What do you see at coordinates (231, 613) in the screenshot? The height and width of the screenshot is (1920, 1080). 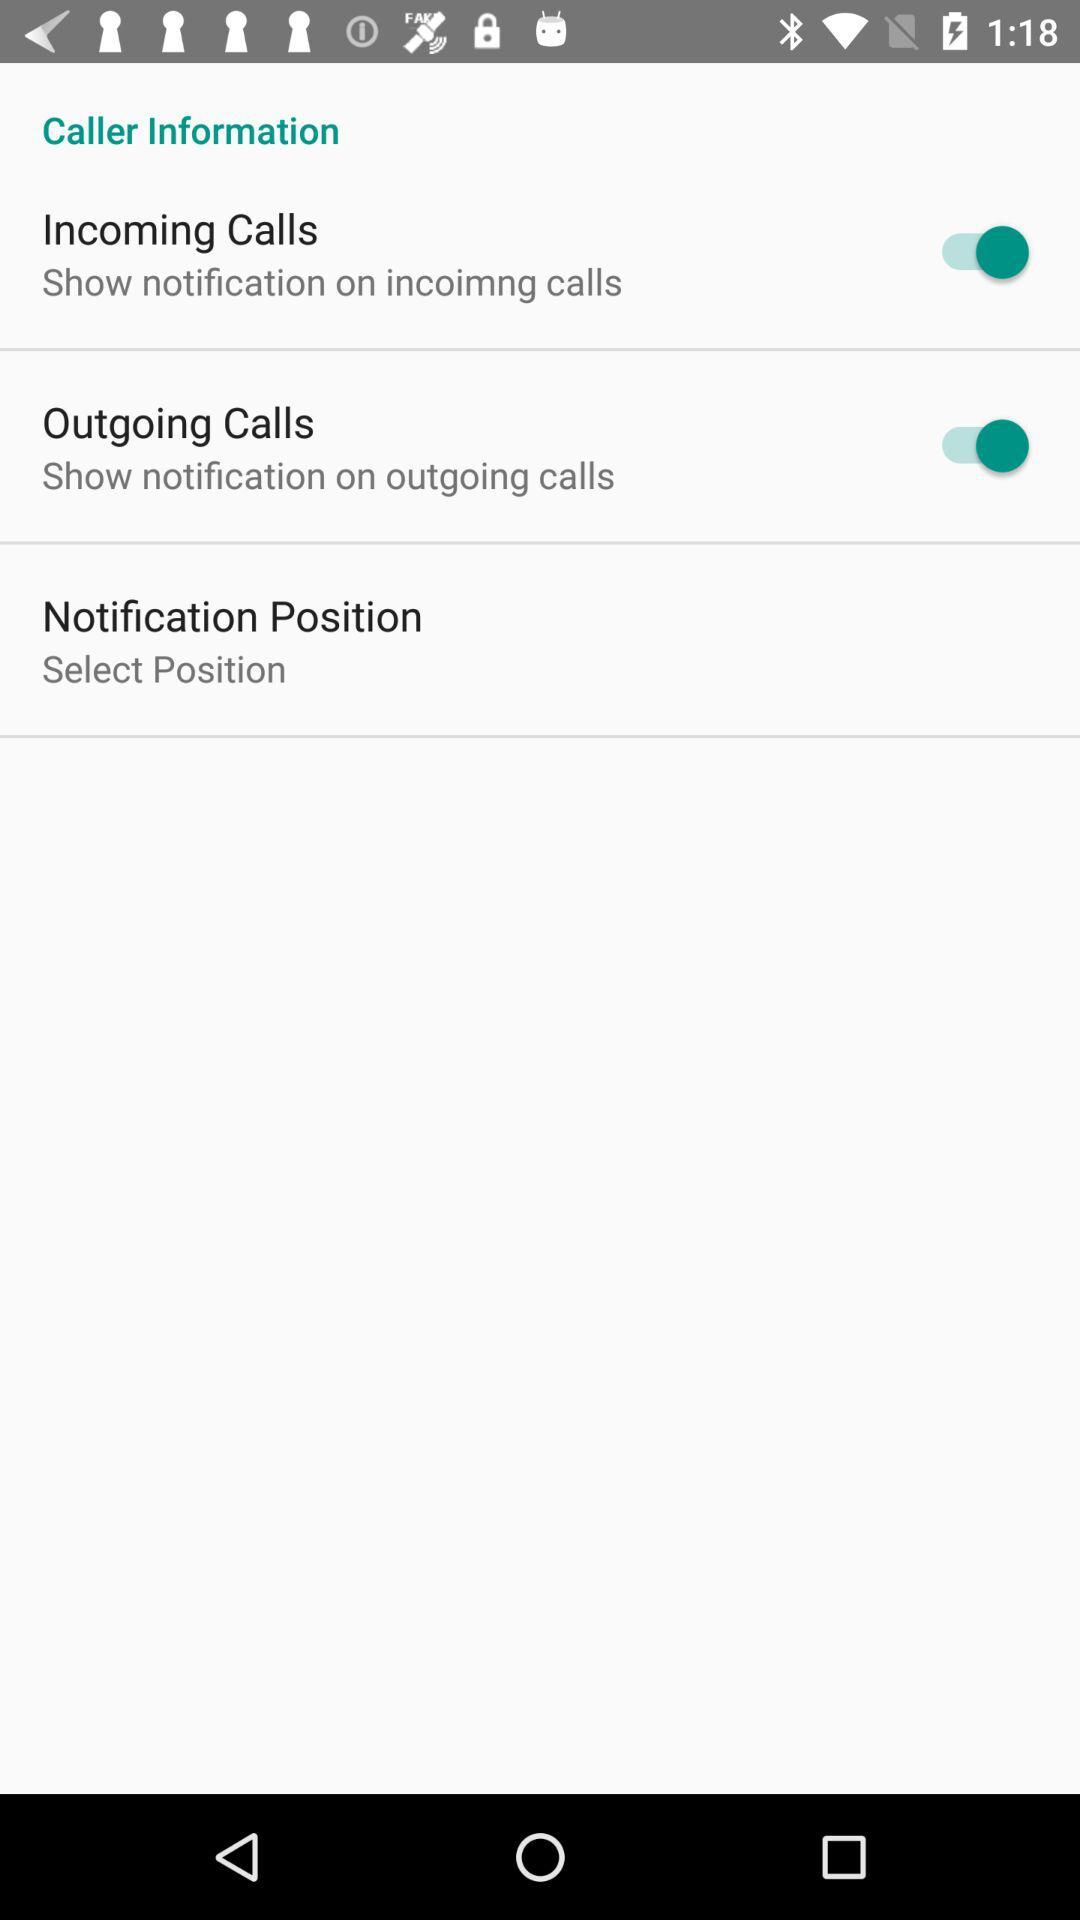 I see `notification position` at bounding box center [231, 613].